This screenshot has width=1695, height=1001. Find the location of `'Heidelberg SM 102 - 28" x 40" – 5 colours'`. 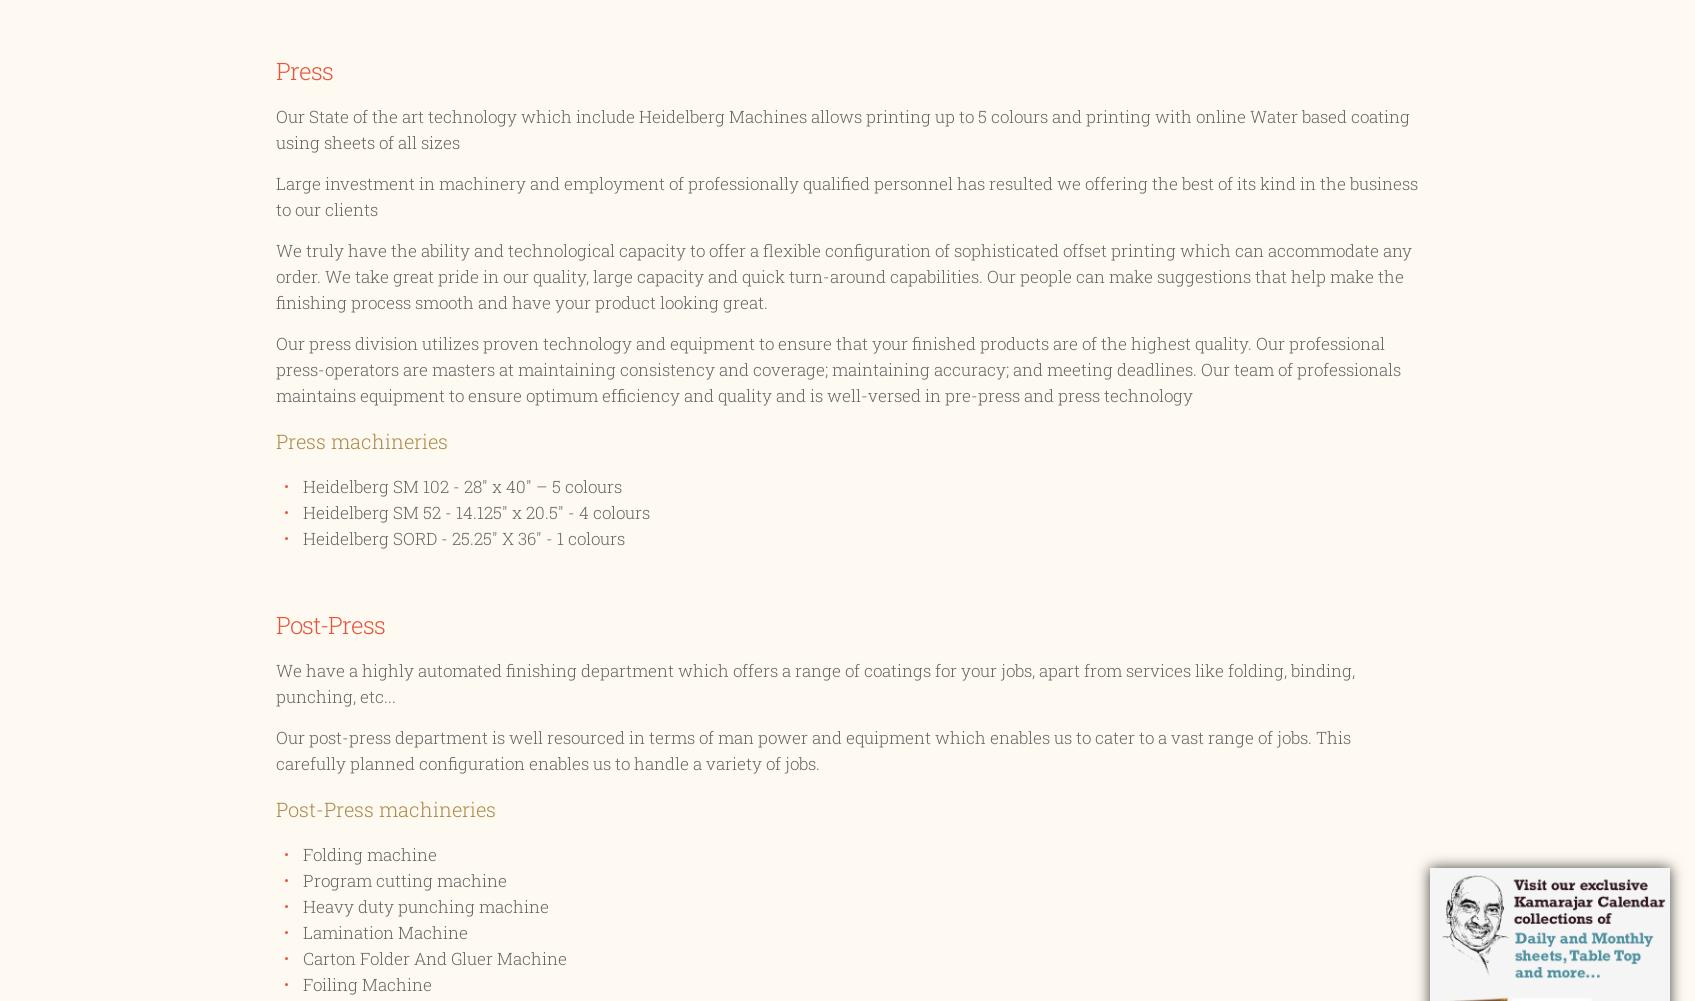

'Heidelberg SM 102 - 28" x 40" – 5 colours' is located at coordinates (302, 486).